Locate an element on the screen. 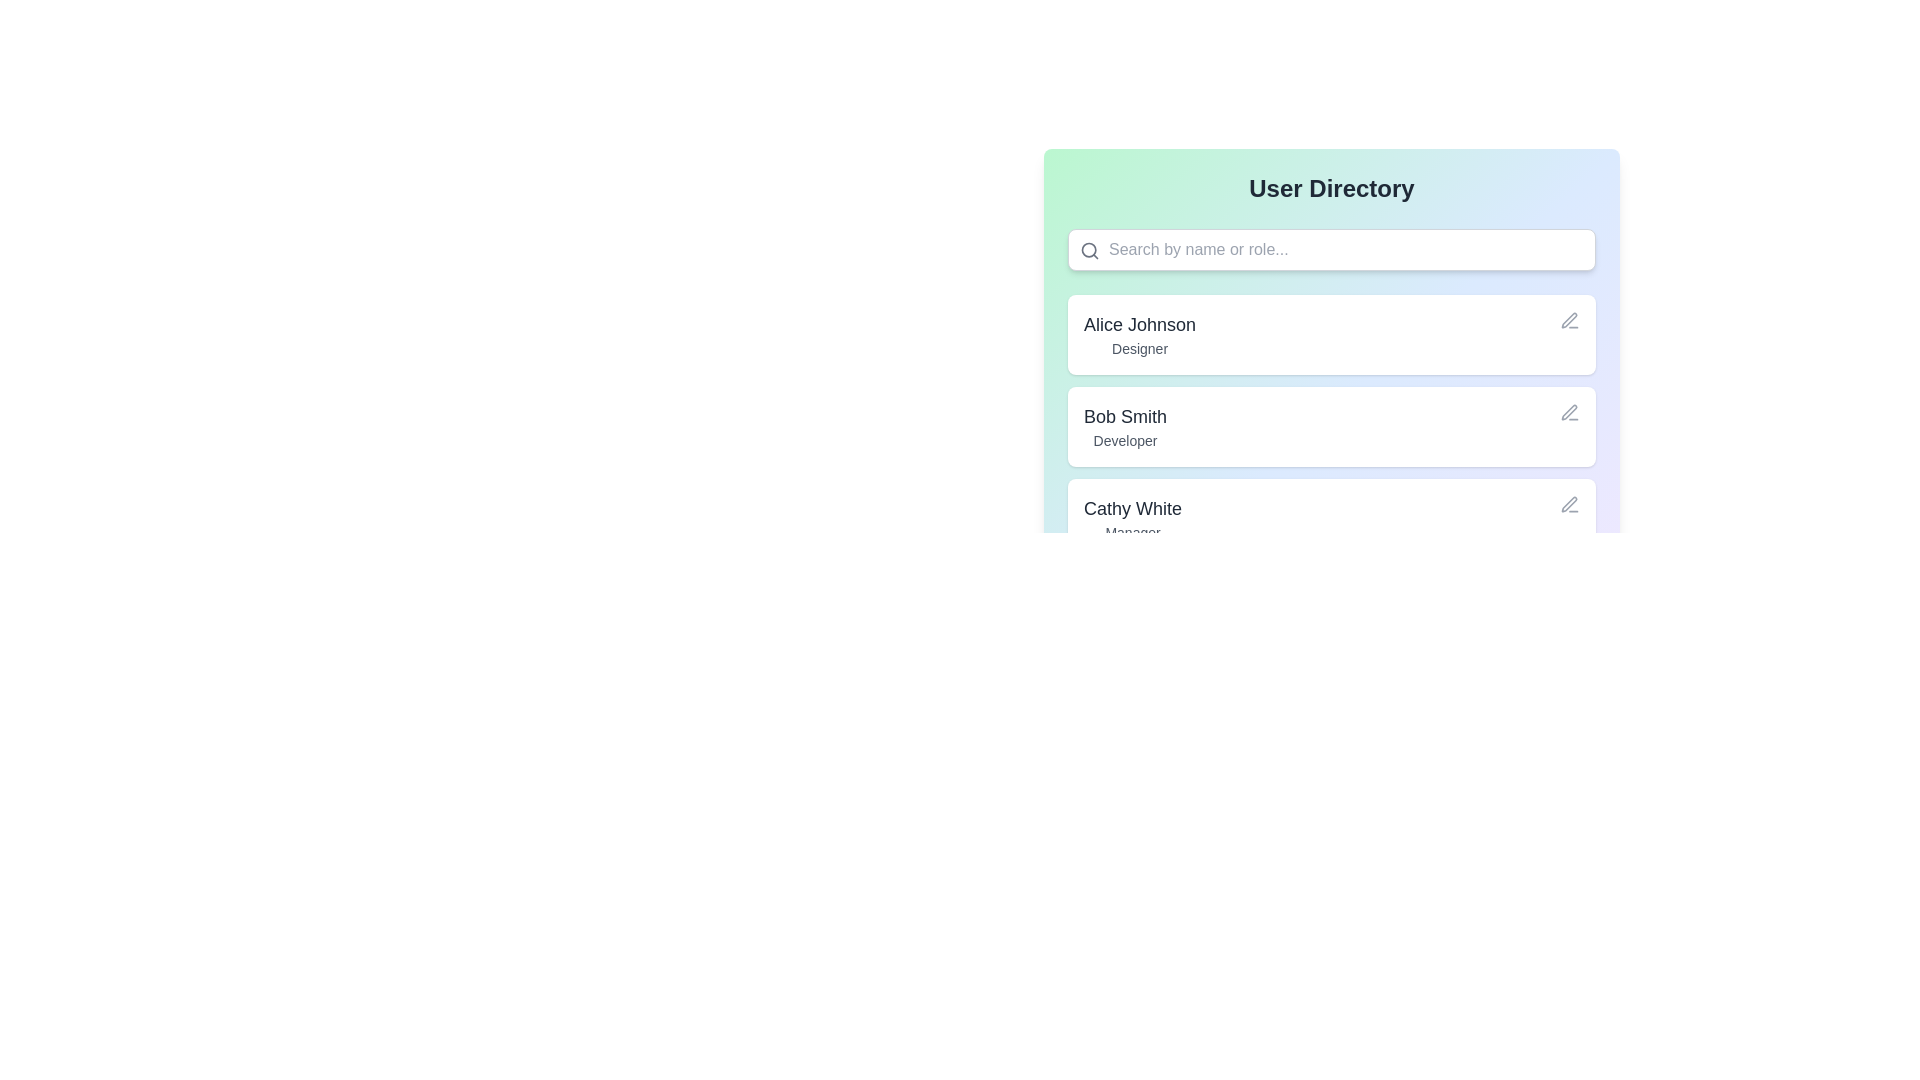 This screenshot has height=1080, width=1920. the editing icon located in the top-right corner of the panel for 'Alice Johnson - Designer' is located at coordinates (1568, 319).